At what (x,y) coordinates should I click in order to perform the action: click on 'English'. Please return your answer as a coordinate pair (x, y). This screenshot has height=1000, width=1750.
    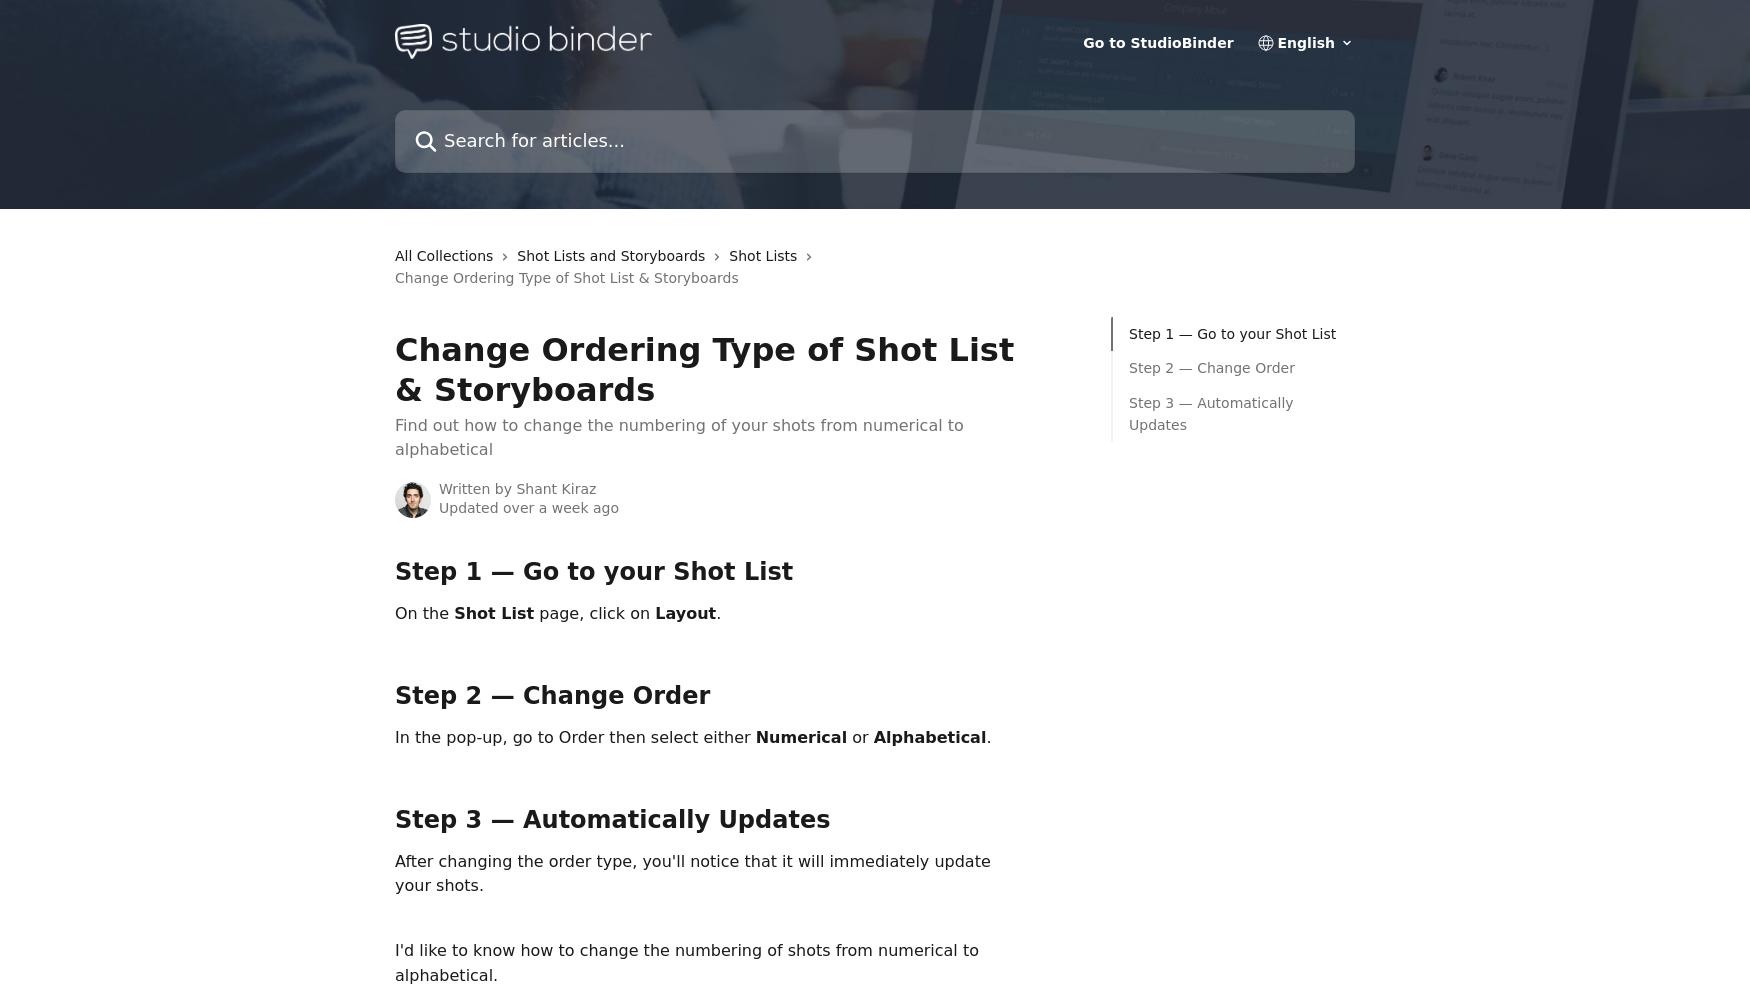
    Looking at the image, I should click on (1305, 43).